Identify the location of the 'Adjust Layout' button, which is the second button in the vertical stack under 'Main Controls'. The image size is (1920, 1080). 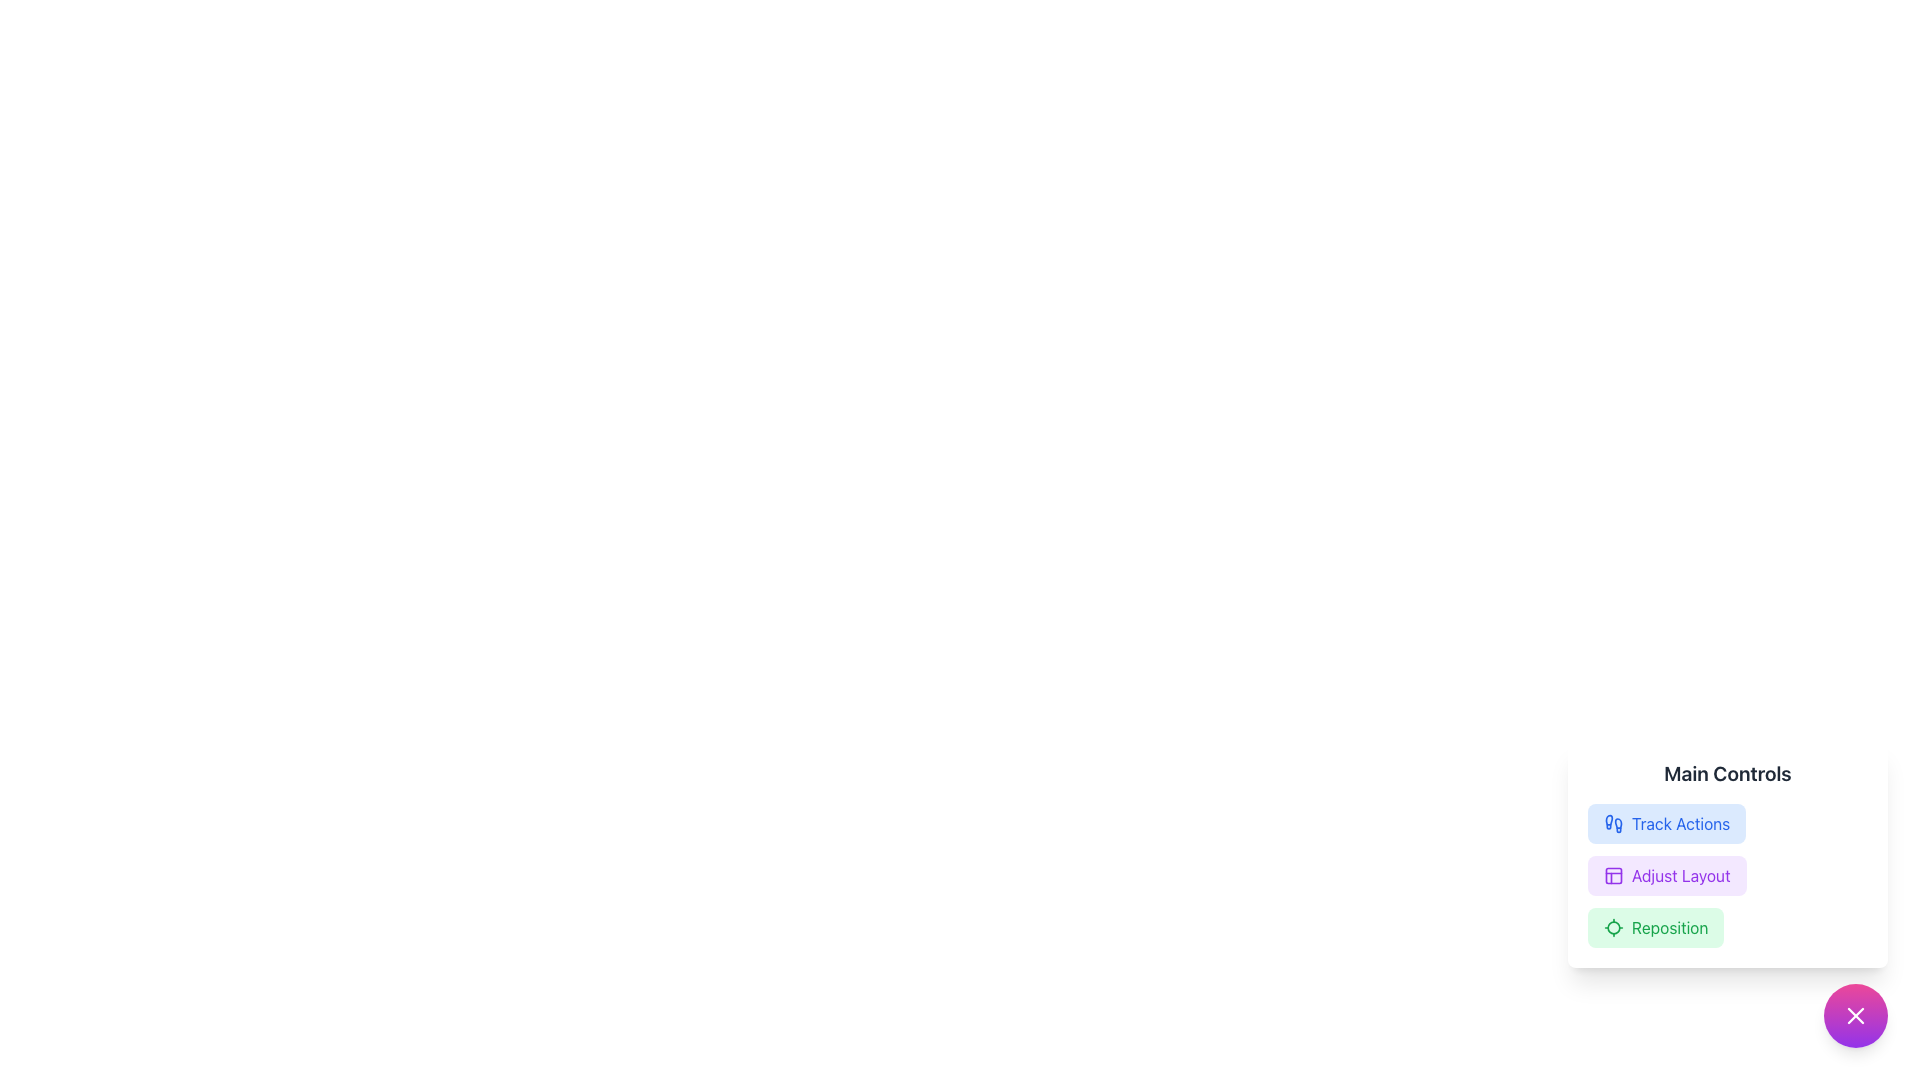
(1667, 874).